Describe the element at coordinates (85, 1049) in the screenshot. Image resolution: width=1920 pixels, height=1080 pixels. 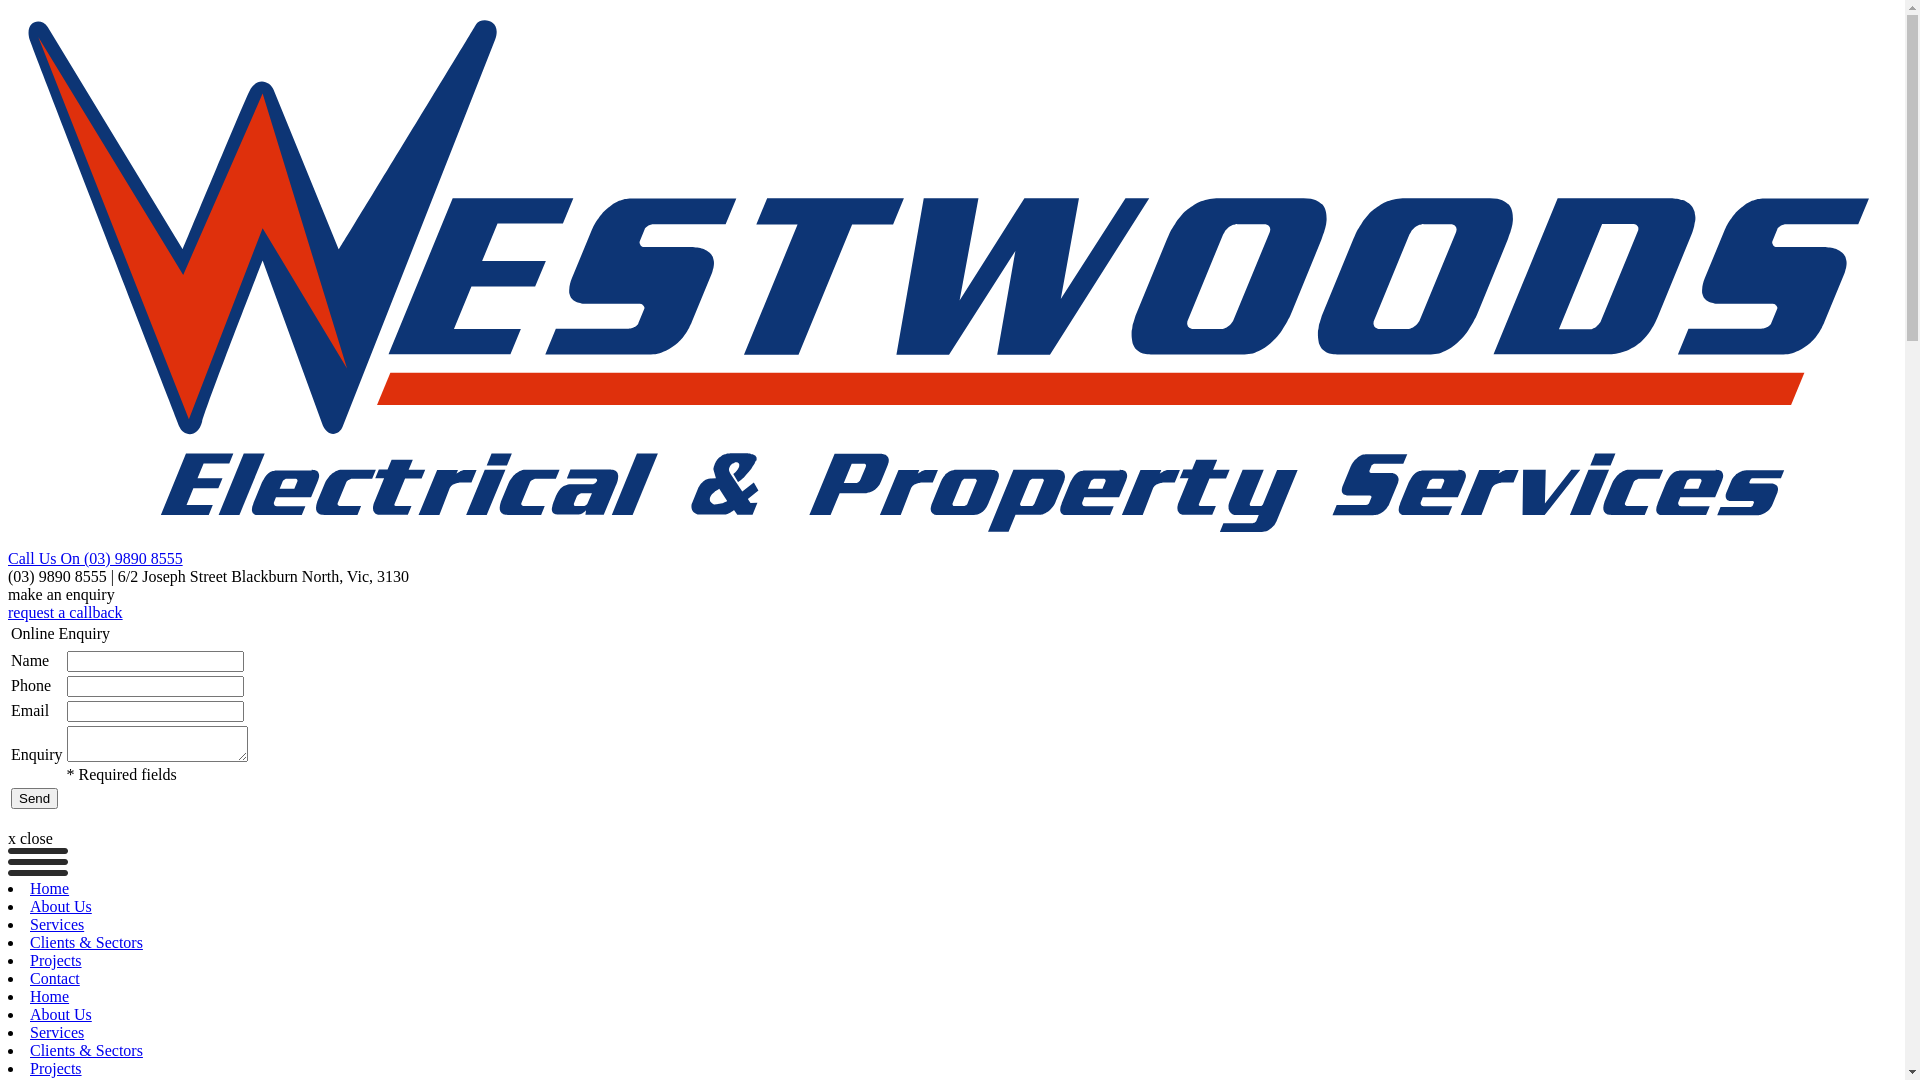
I see `'Clients & Sectors'` at that location.